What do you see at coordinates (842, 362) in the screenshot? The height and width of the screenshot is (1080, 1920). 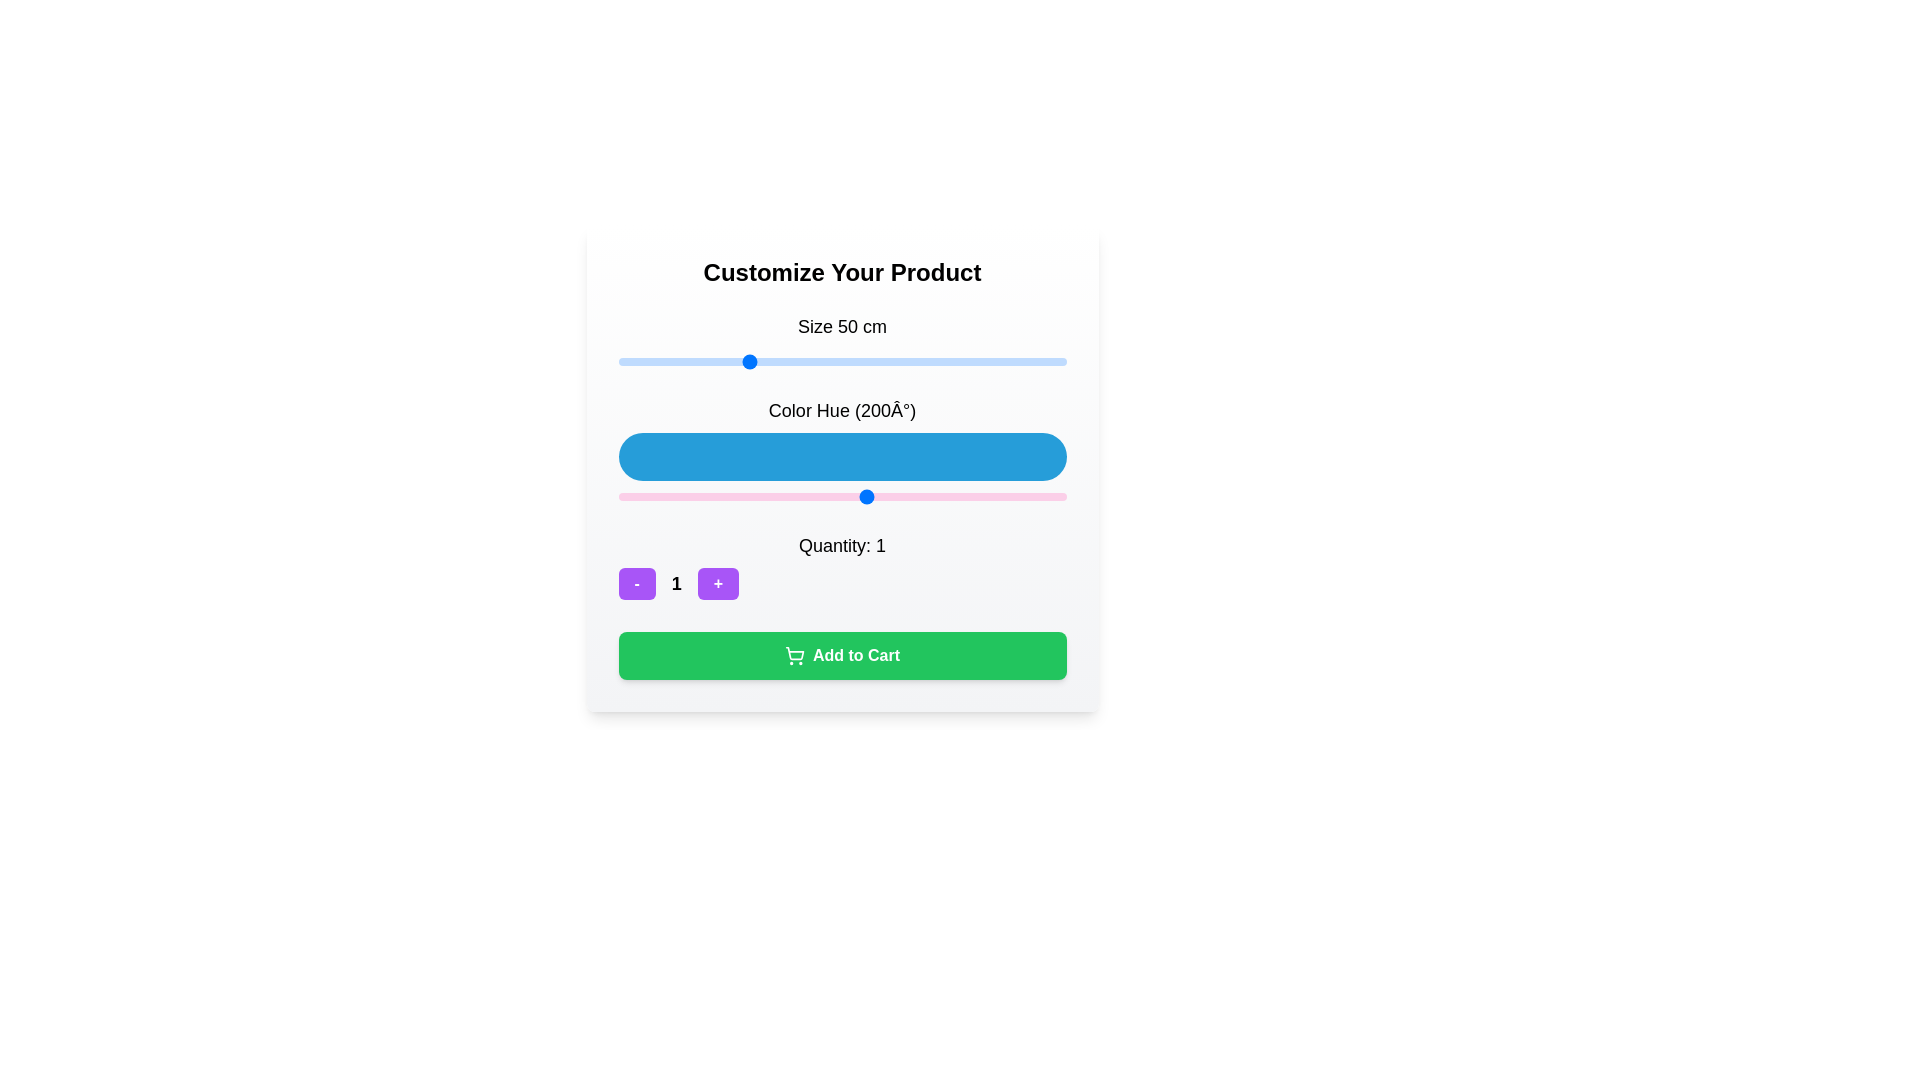 I see `the track of the slider located beneath the text 'Size 50 cm' to adjust the size value` at bounding box center [842, 362].